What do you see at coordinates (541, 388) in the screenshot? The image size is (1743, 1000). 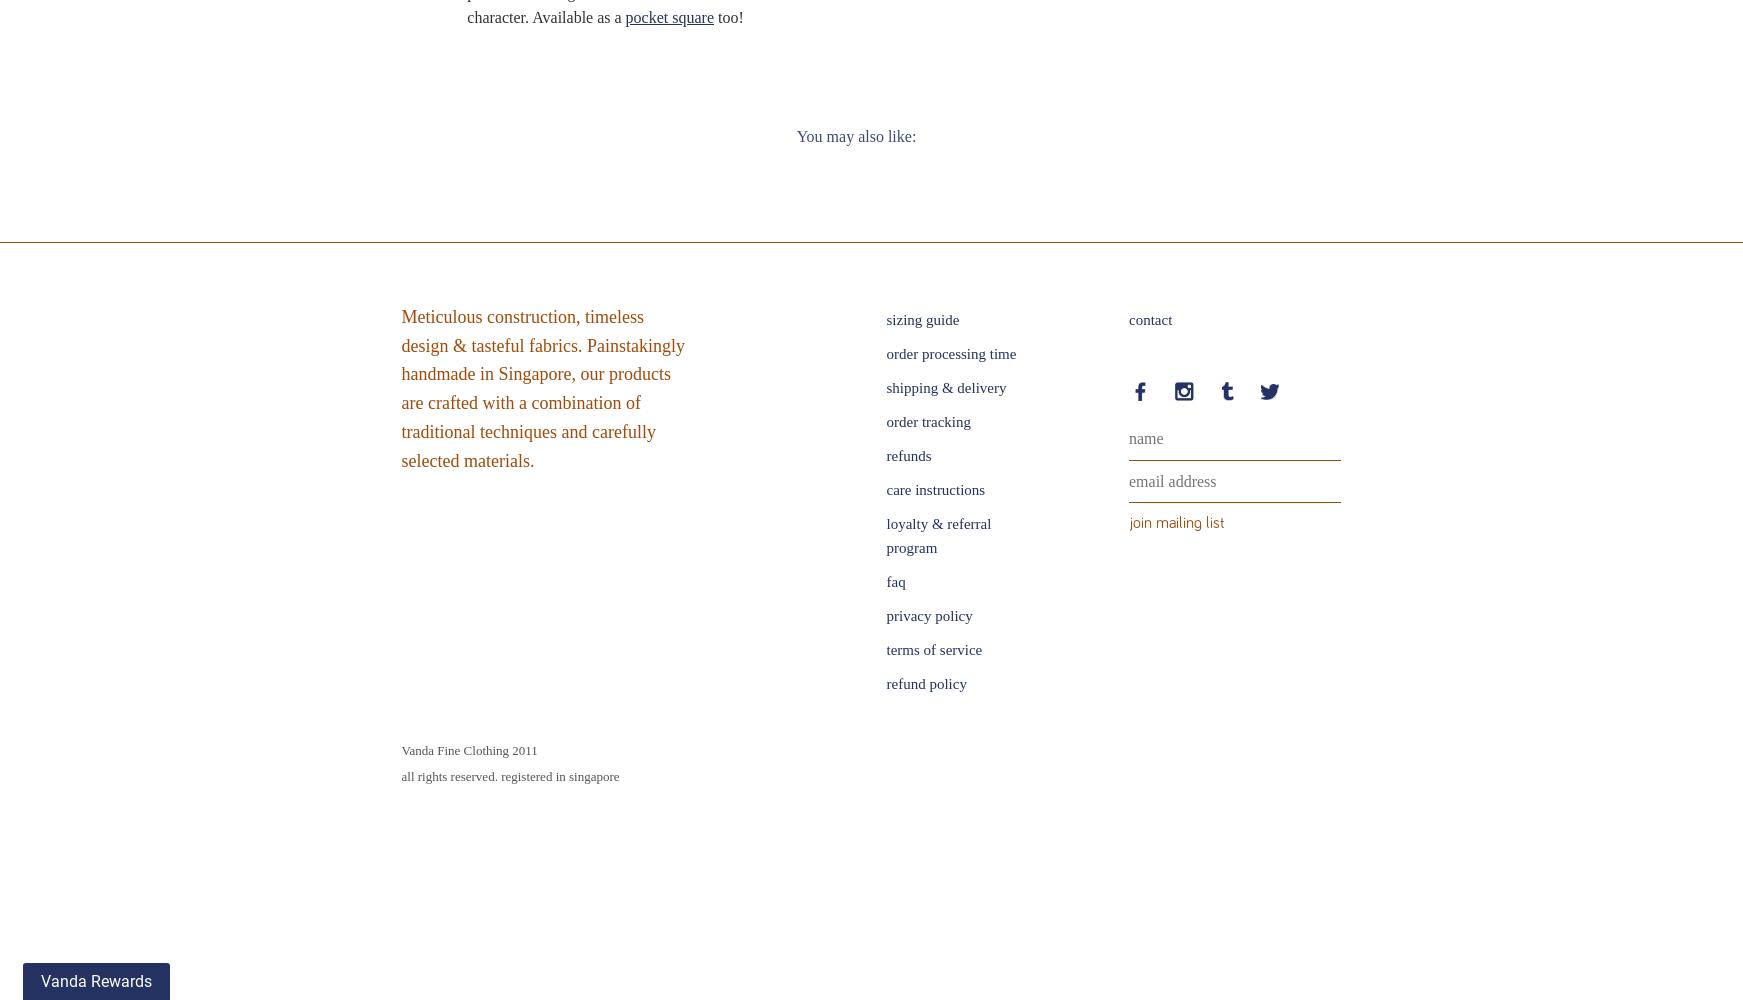 I see `'Meticulous construction, timeless design & tasteful fabrics. Painstakingly handmade in Singapore, our products are crafted with a combination of traditional techniques and carefully selected materials.'` at bounding box center [541, 388].